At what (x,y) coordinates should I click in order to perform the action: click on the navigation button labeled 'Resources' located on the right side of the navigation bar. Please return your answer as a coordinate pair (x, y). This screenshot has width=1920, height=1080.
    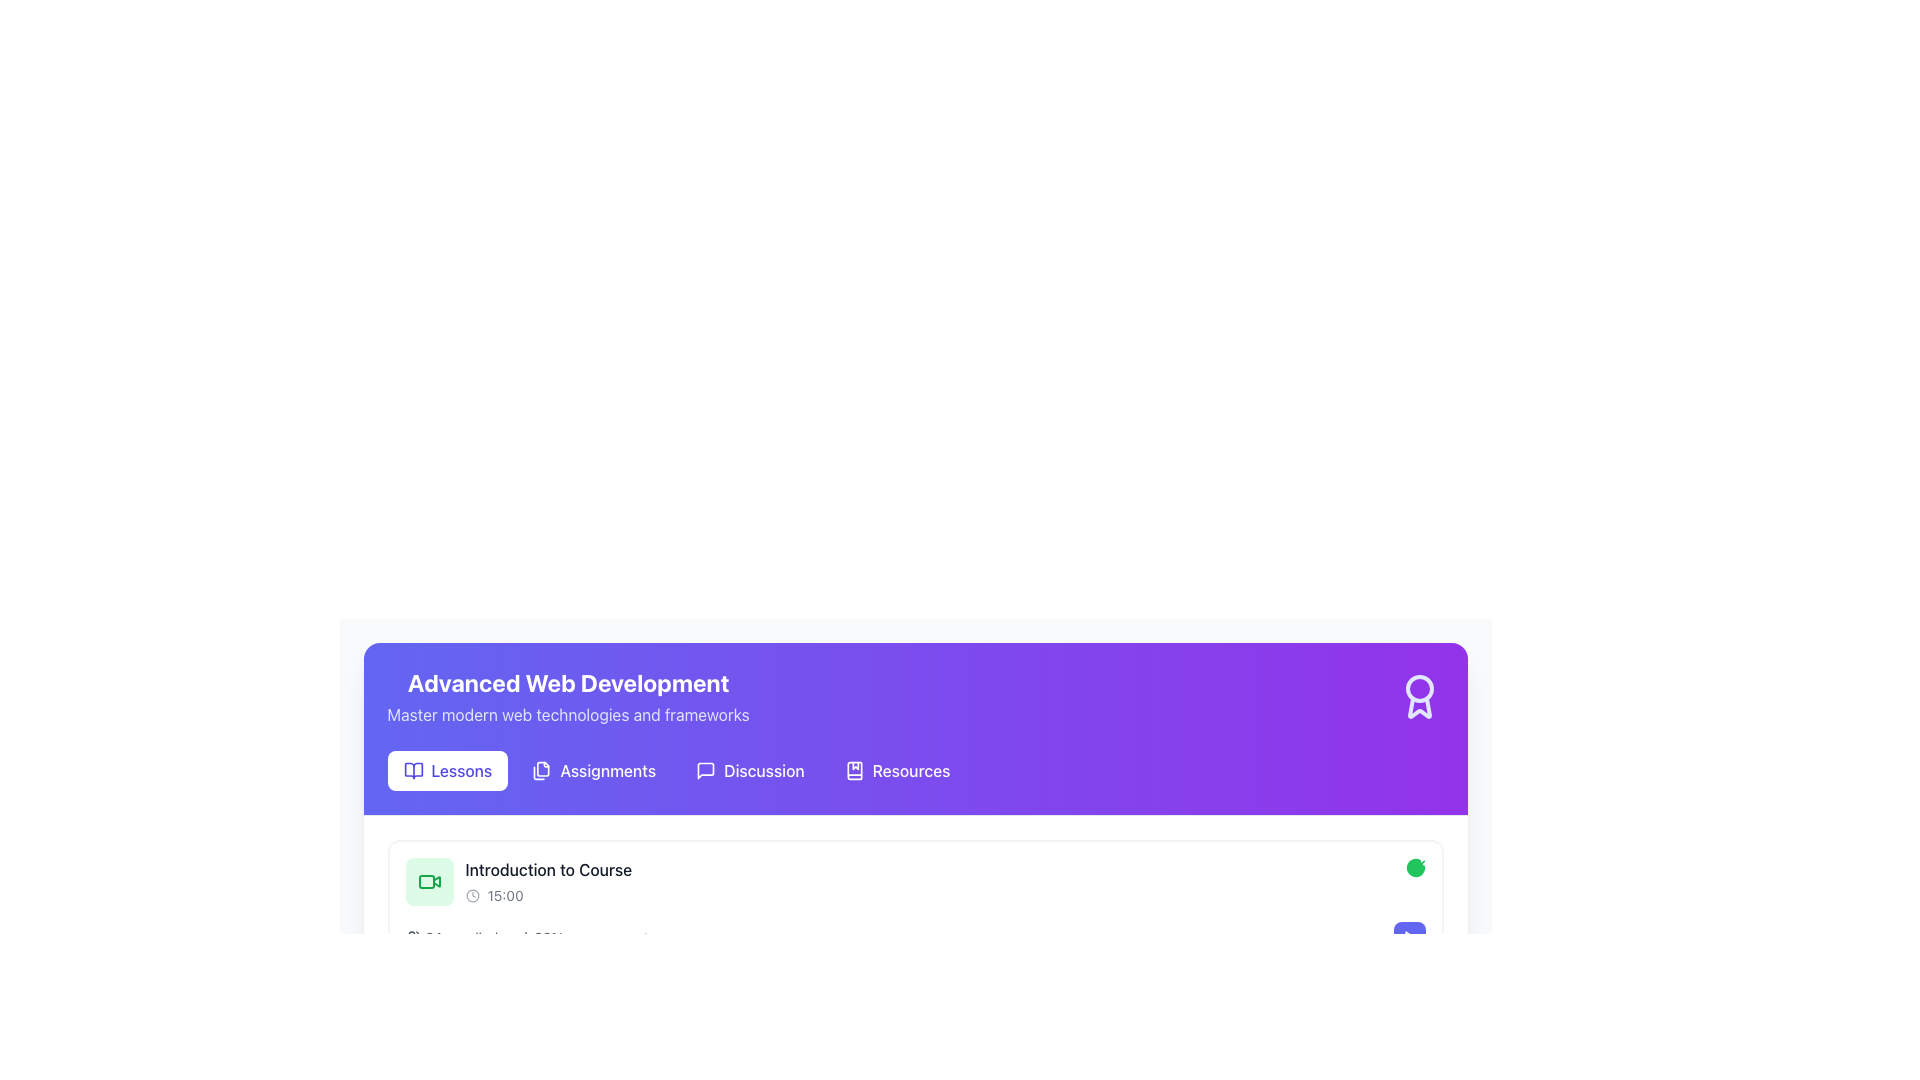
    Looking at the image, I should click on (910, 770).